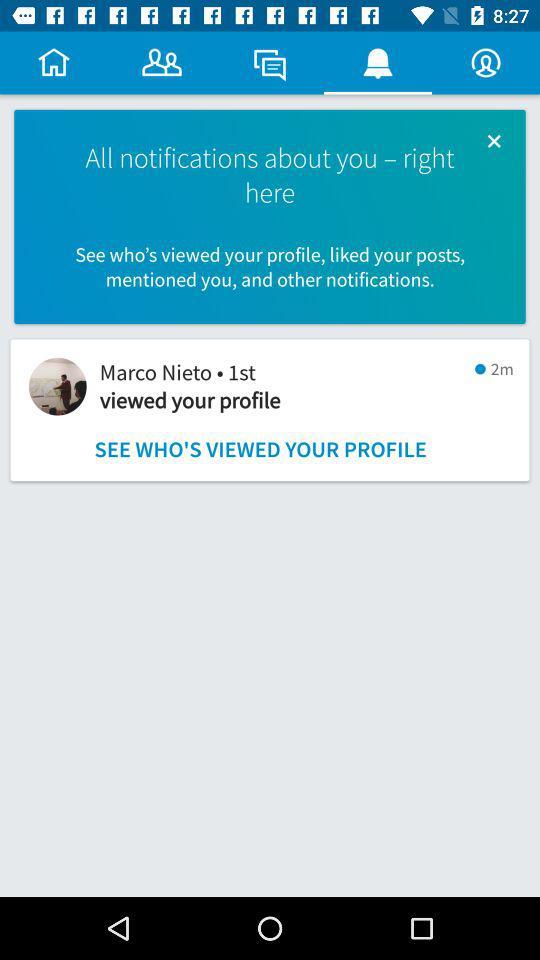  Describe the element at coordinates (493, 140) in the screenshot. I see `the item to the right of the all notifications about item` at that location.